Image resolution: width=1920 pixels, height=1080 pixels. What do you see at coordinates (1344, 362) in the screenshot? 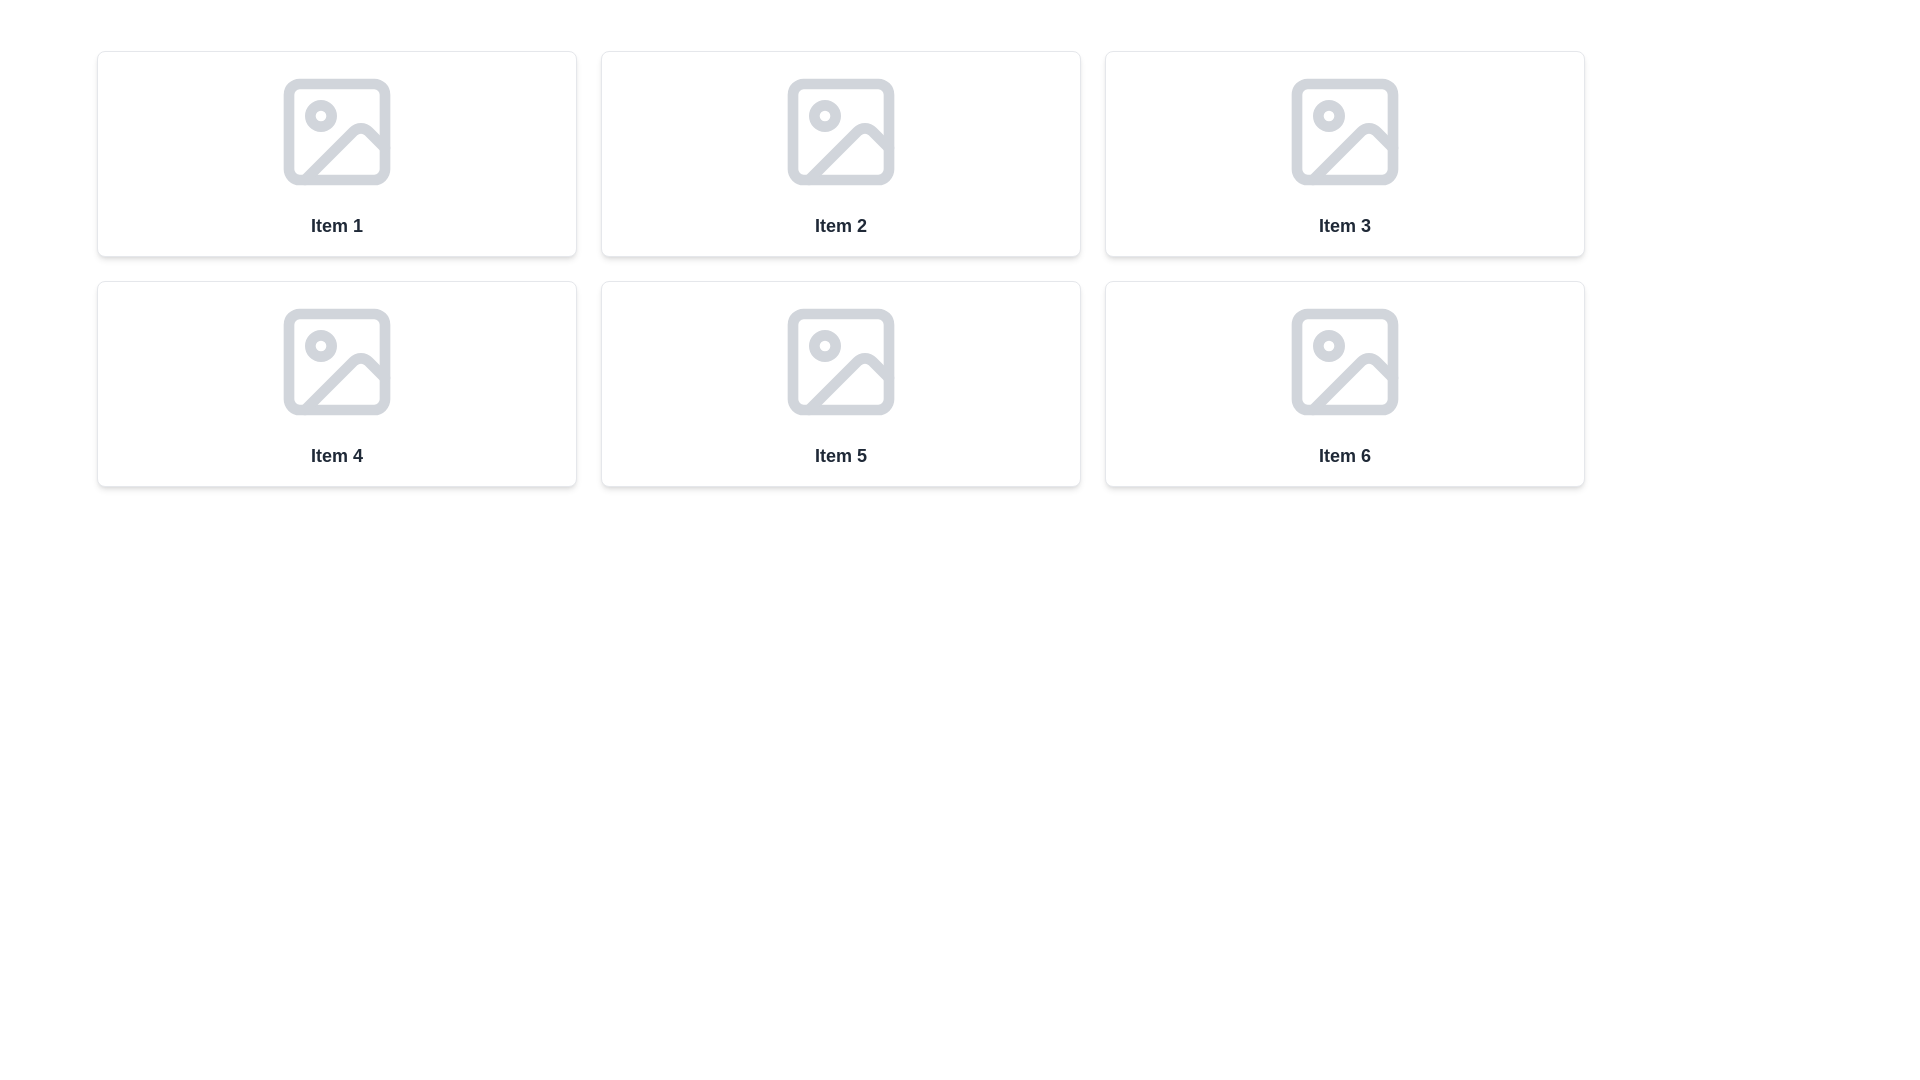
I see `the square shape with rounded corners located in the top-left corner of the 'Item 6' photo-like icon` at bounding box center [1344, 362].